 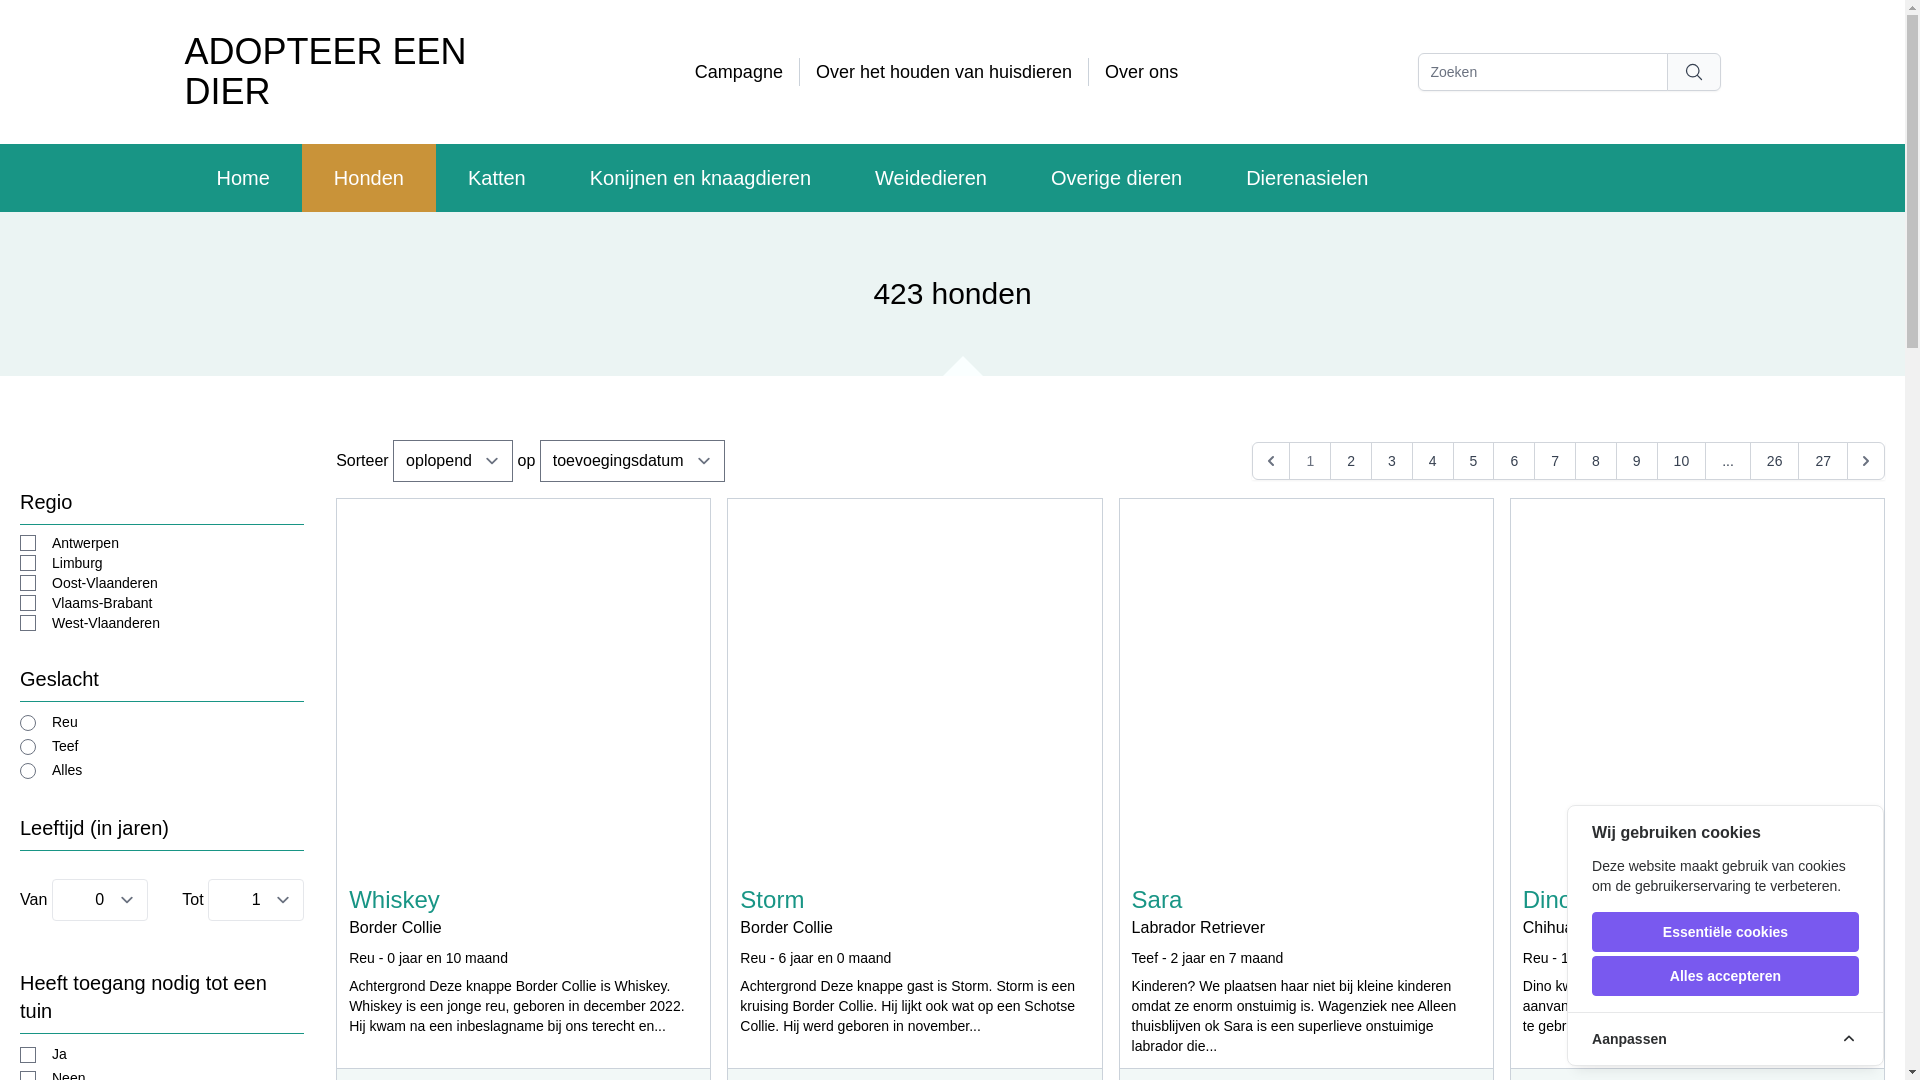 I want to click on '2', so click(x=1350, y=461).